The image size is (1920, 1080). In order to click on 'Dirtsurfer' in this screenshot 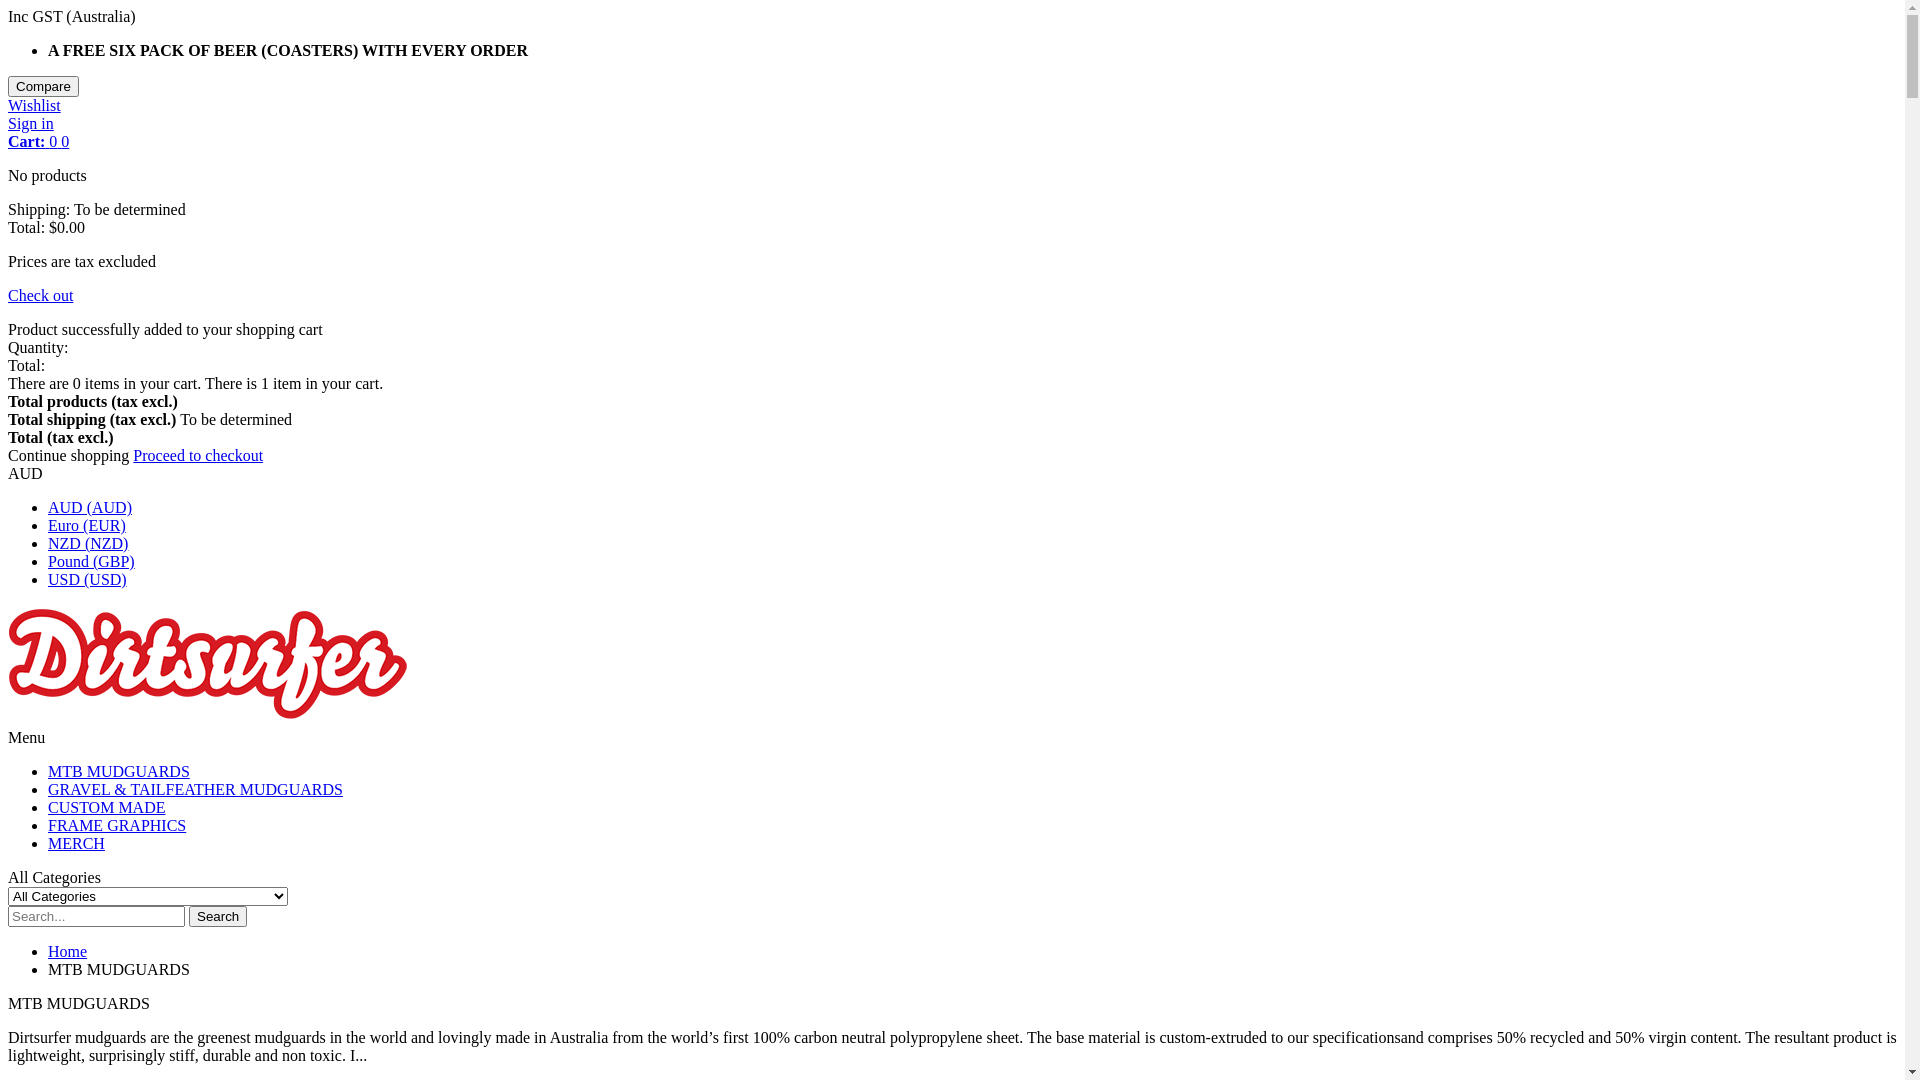, I will do `click(207, 718)`.